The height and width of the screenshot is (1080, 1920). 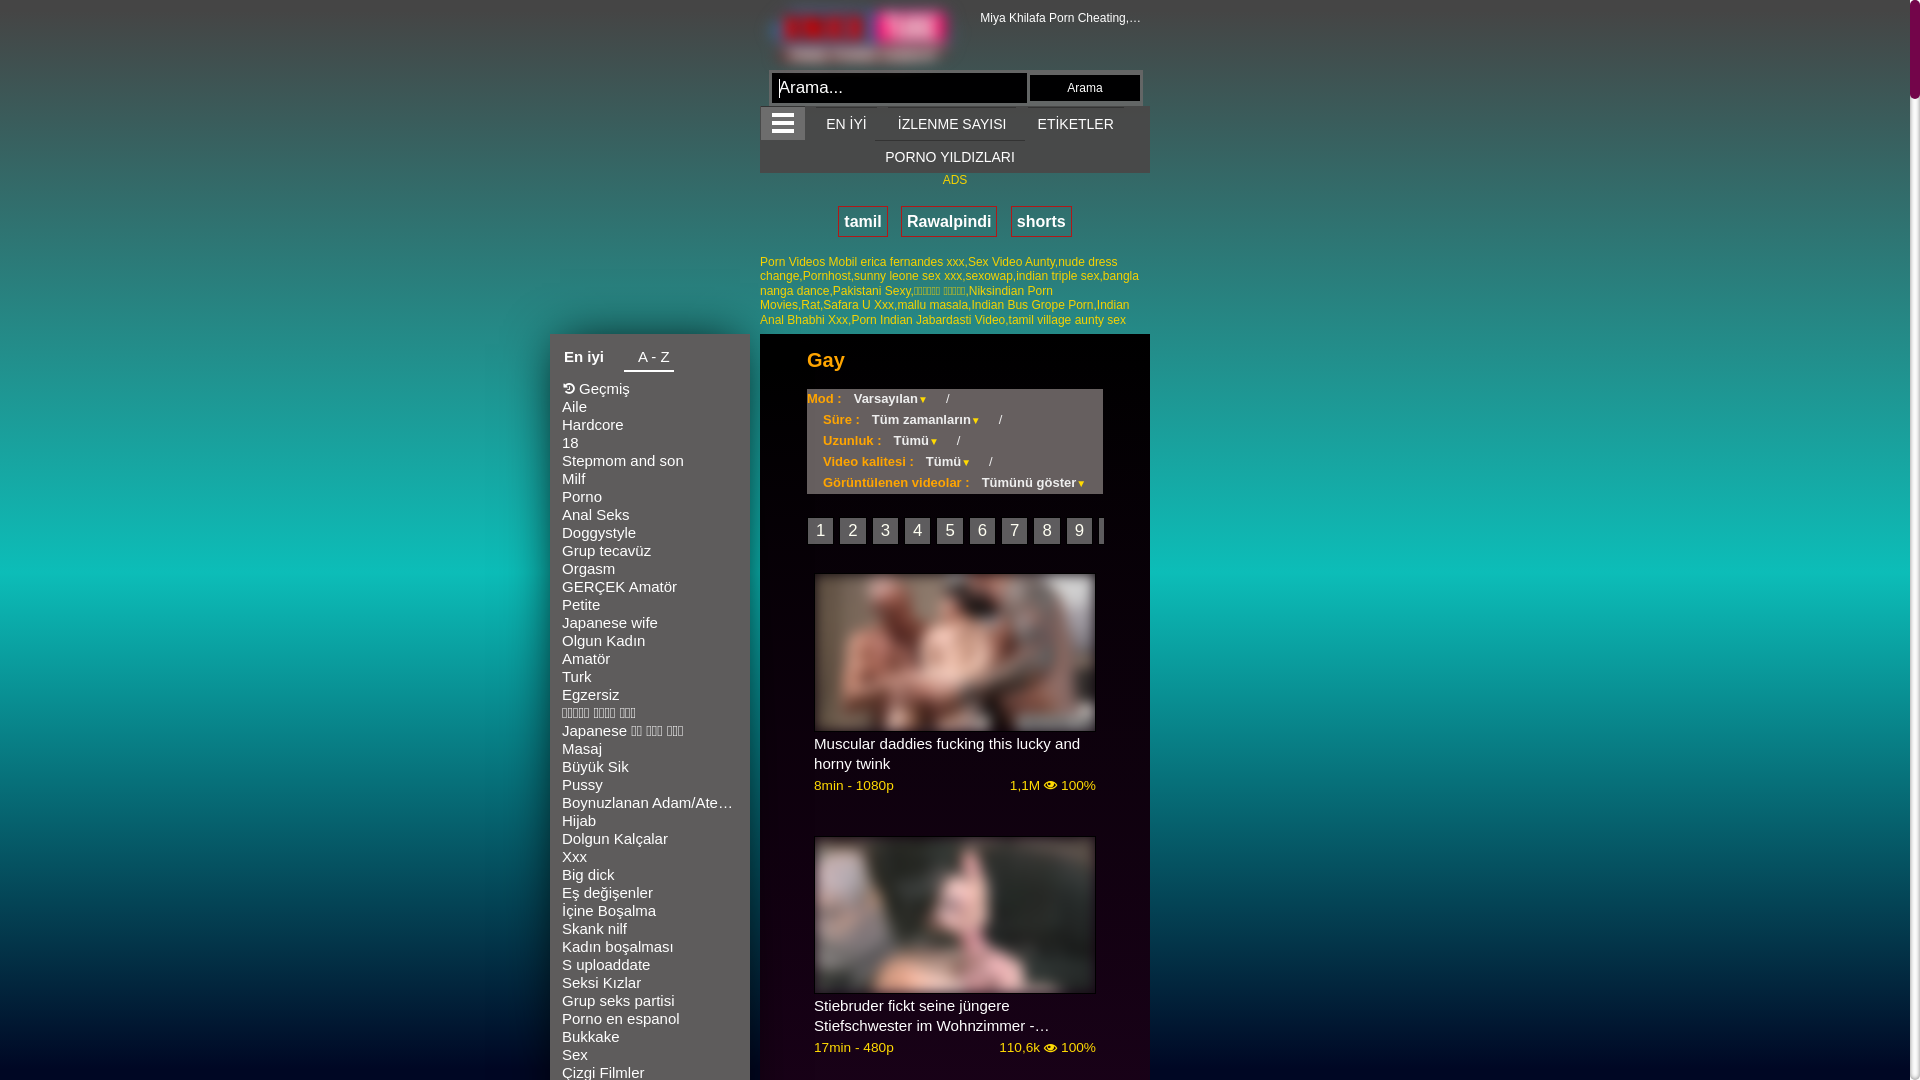 I want to click on 'Skank nilf', so click(x=649, y=929).